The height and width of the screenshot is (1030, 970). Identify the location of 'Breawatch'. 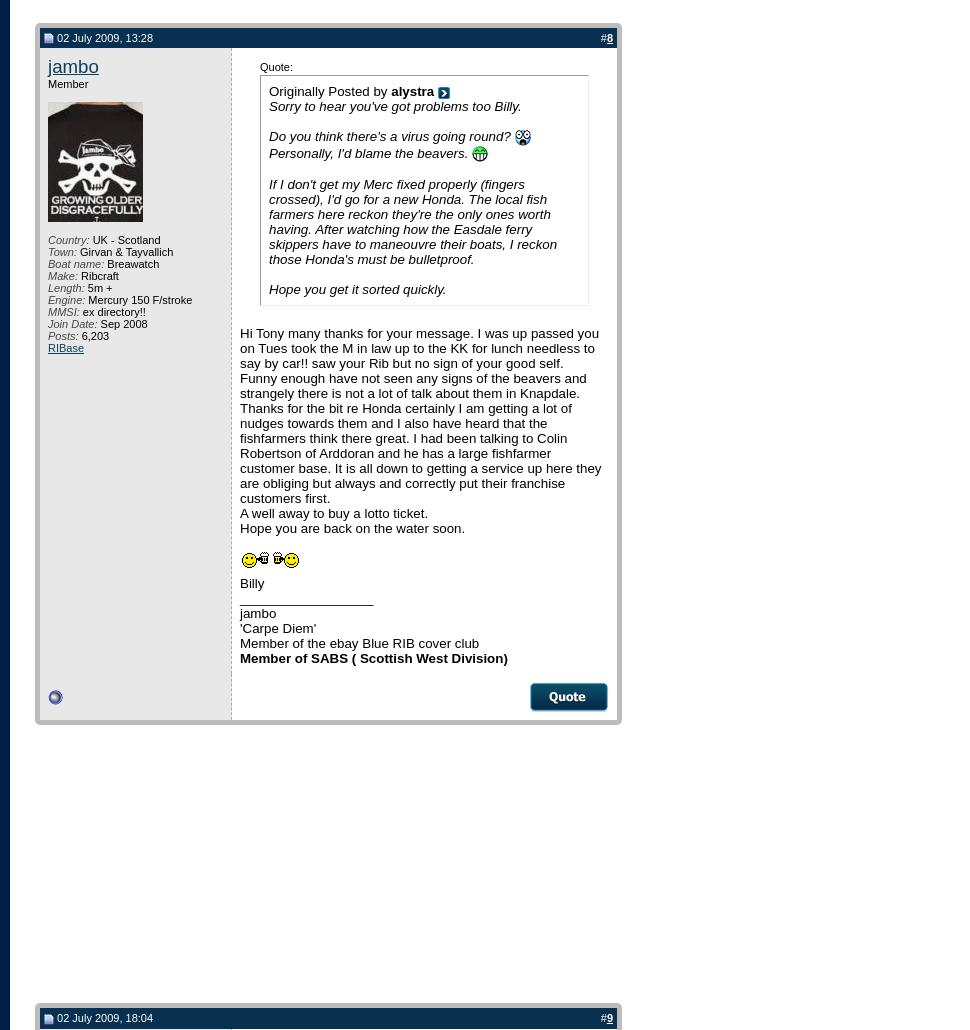
(131, 262).